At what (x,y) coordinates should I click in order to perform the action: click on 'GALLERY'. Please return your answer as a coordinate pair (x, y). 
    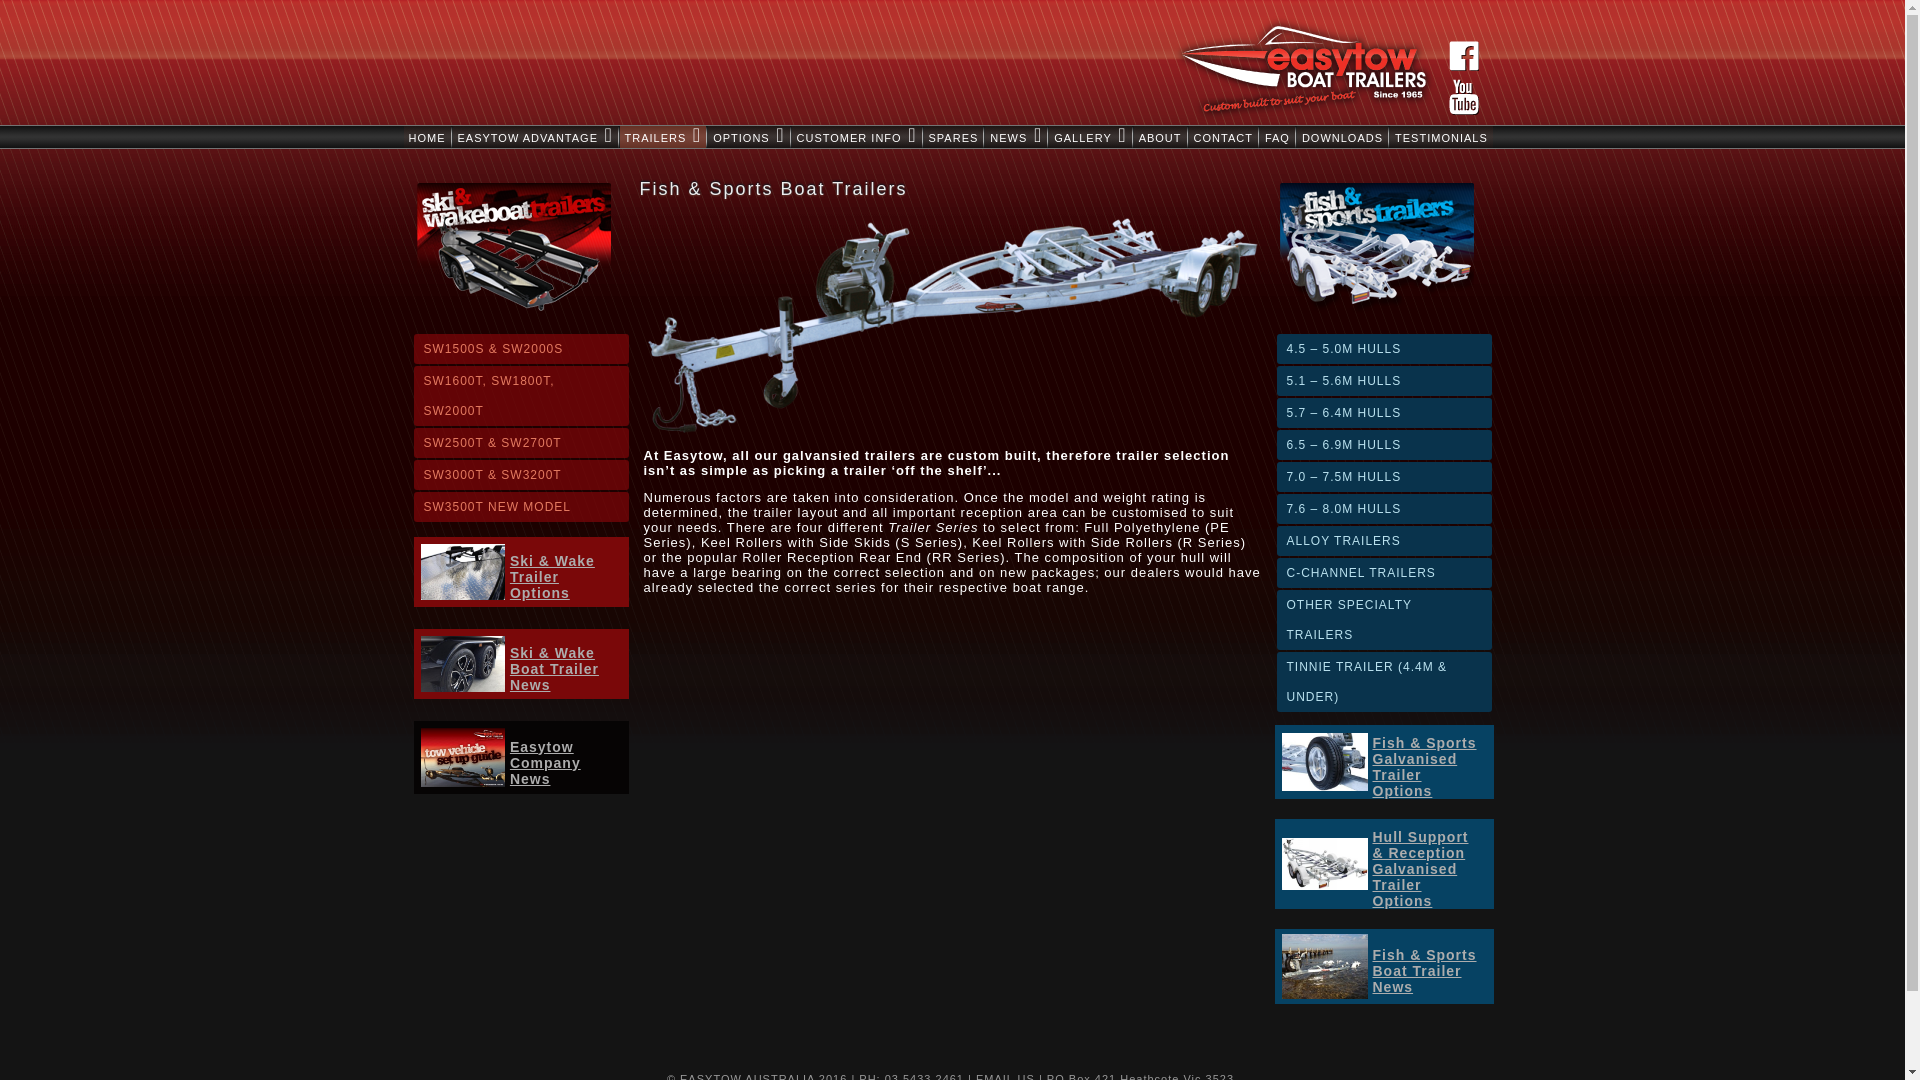
    Looking at the image, I should click on (1088, 136).